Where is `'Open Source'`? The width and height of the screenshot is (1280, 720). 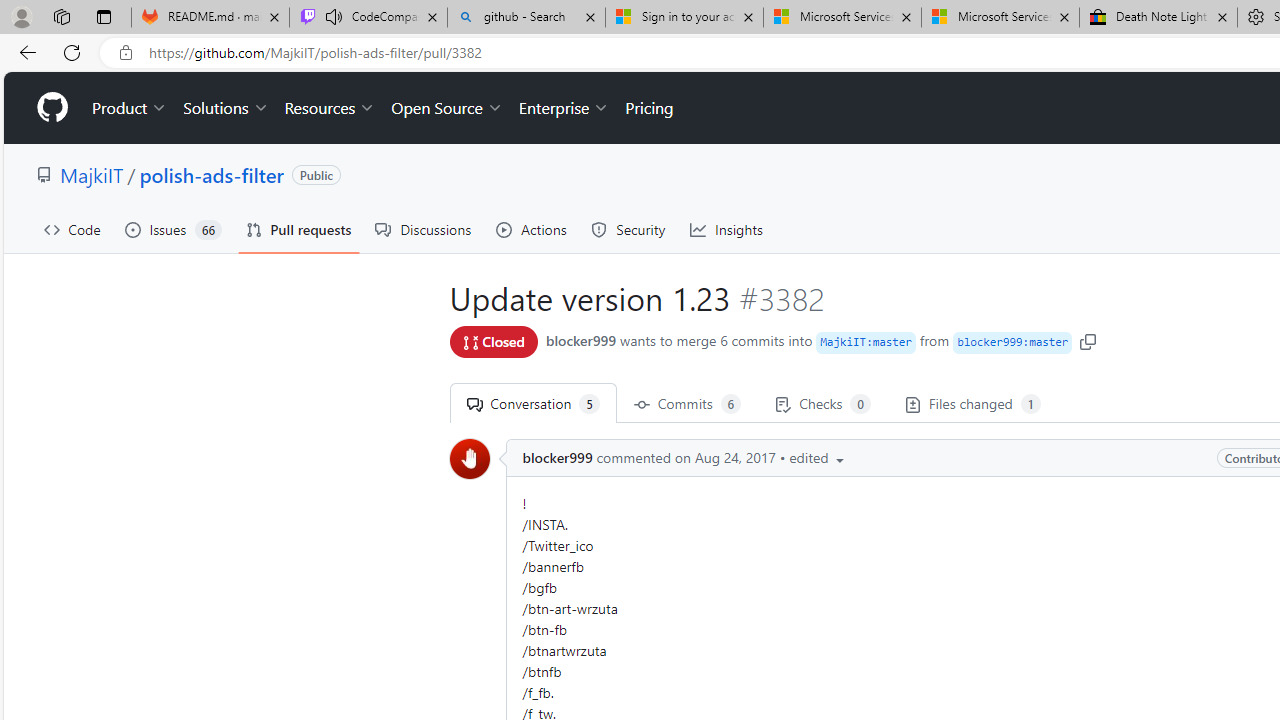 'Open Source' is located at coordinates (445, 108).